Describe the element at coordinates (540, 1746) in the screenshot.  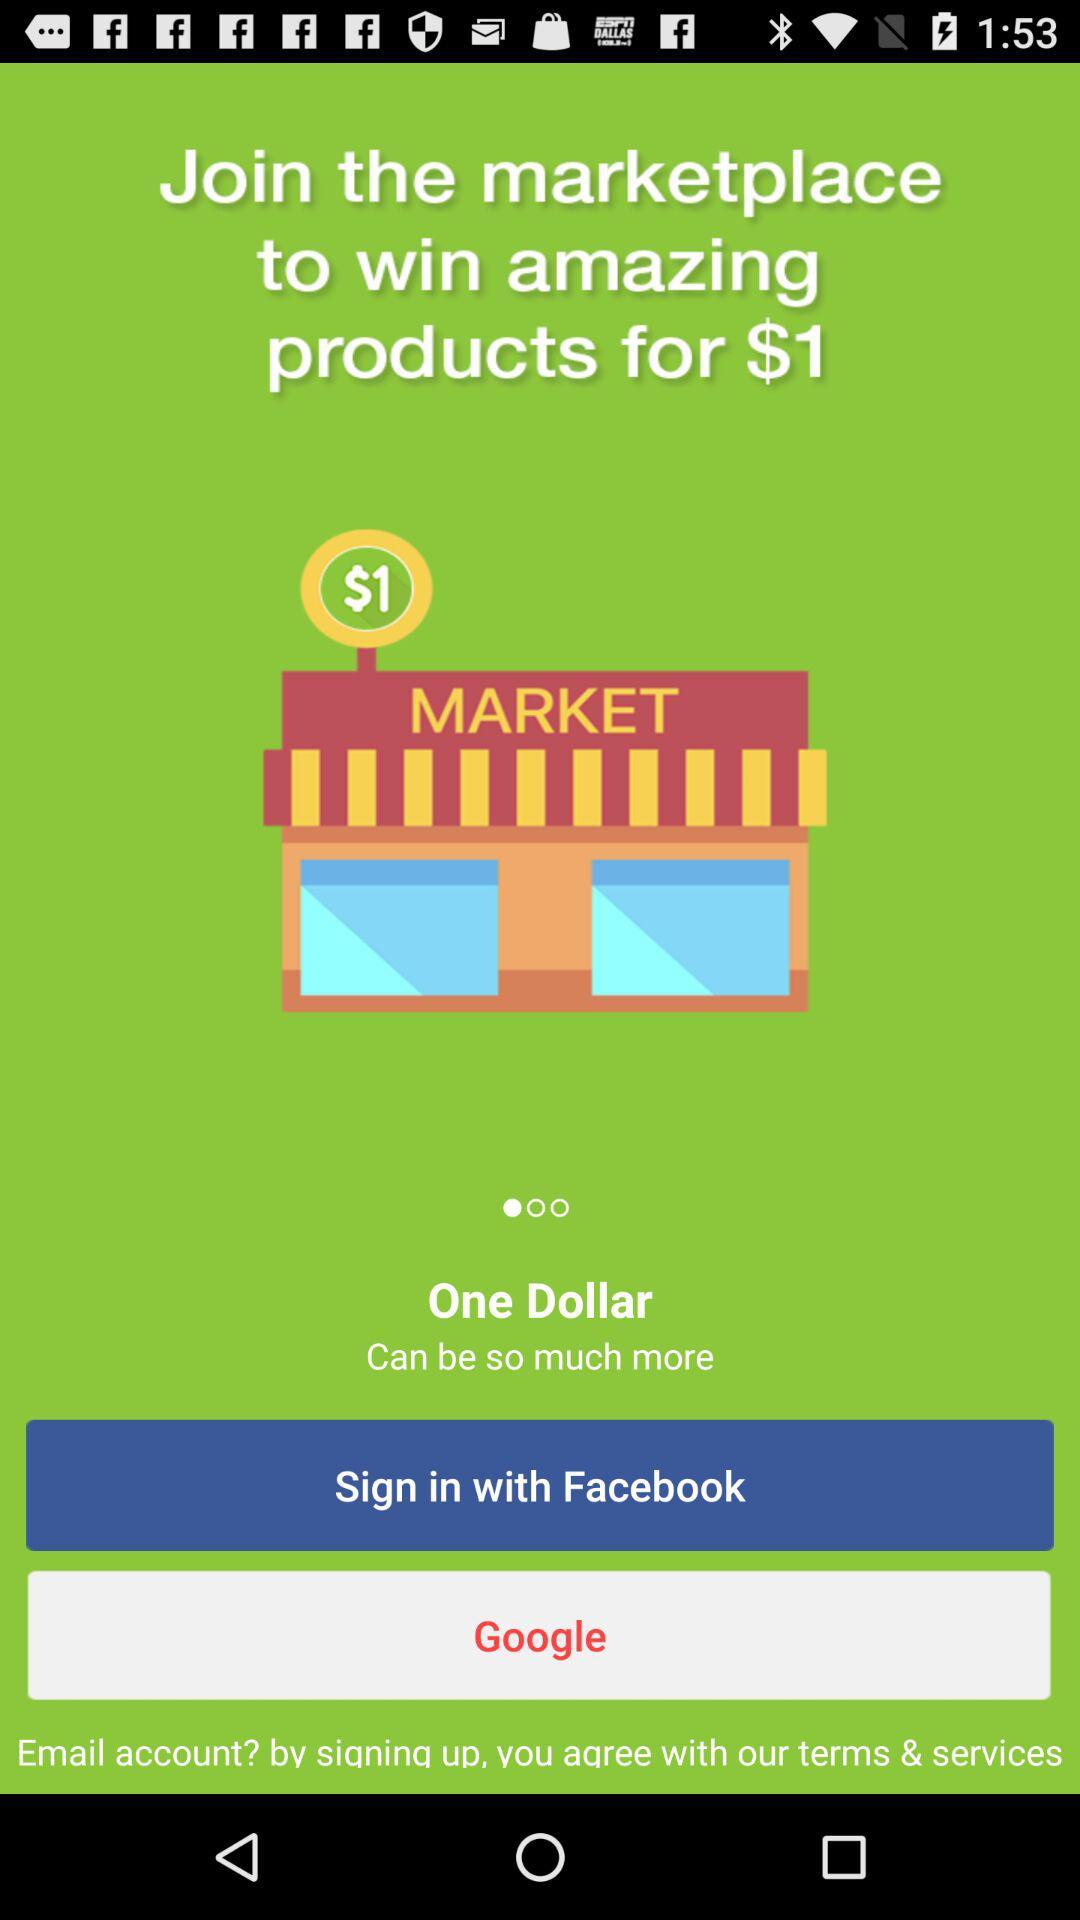
I see `the email account by icon` at that location.